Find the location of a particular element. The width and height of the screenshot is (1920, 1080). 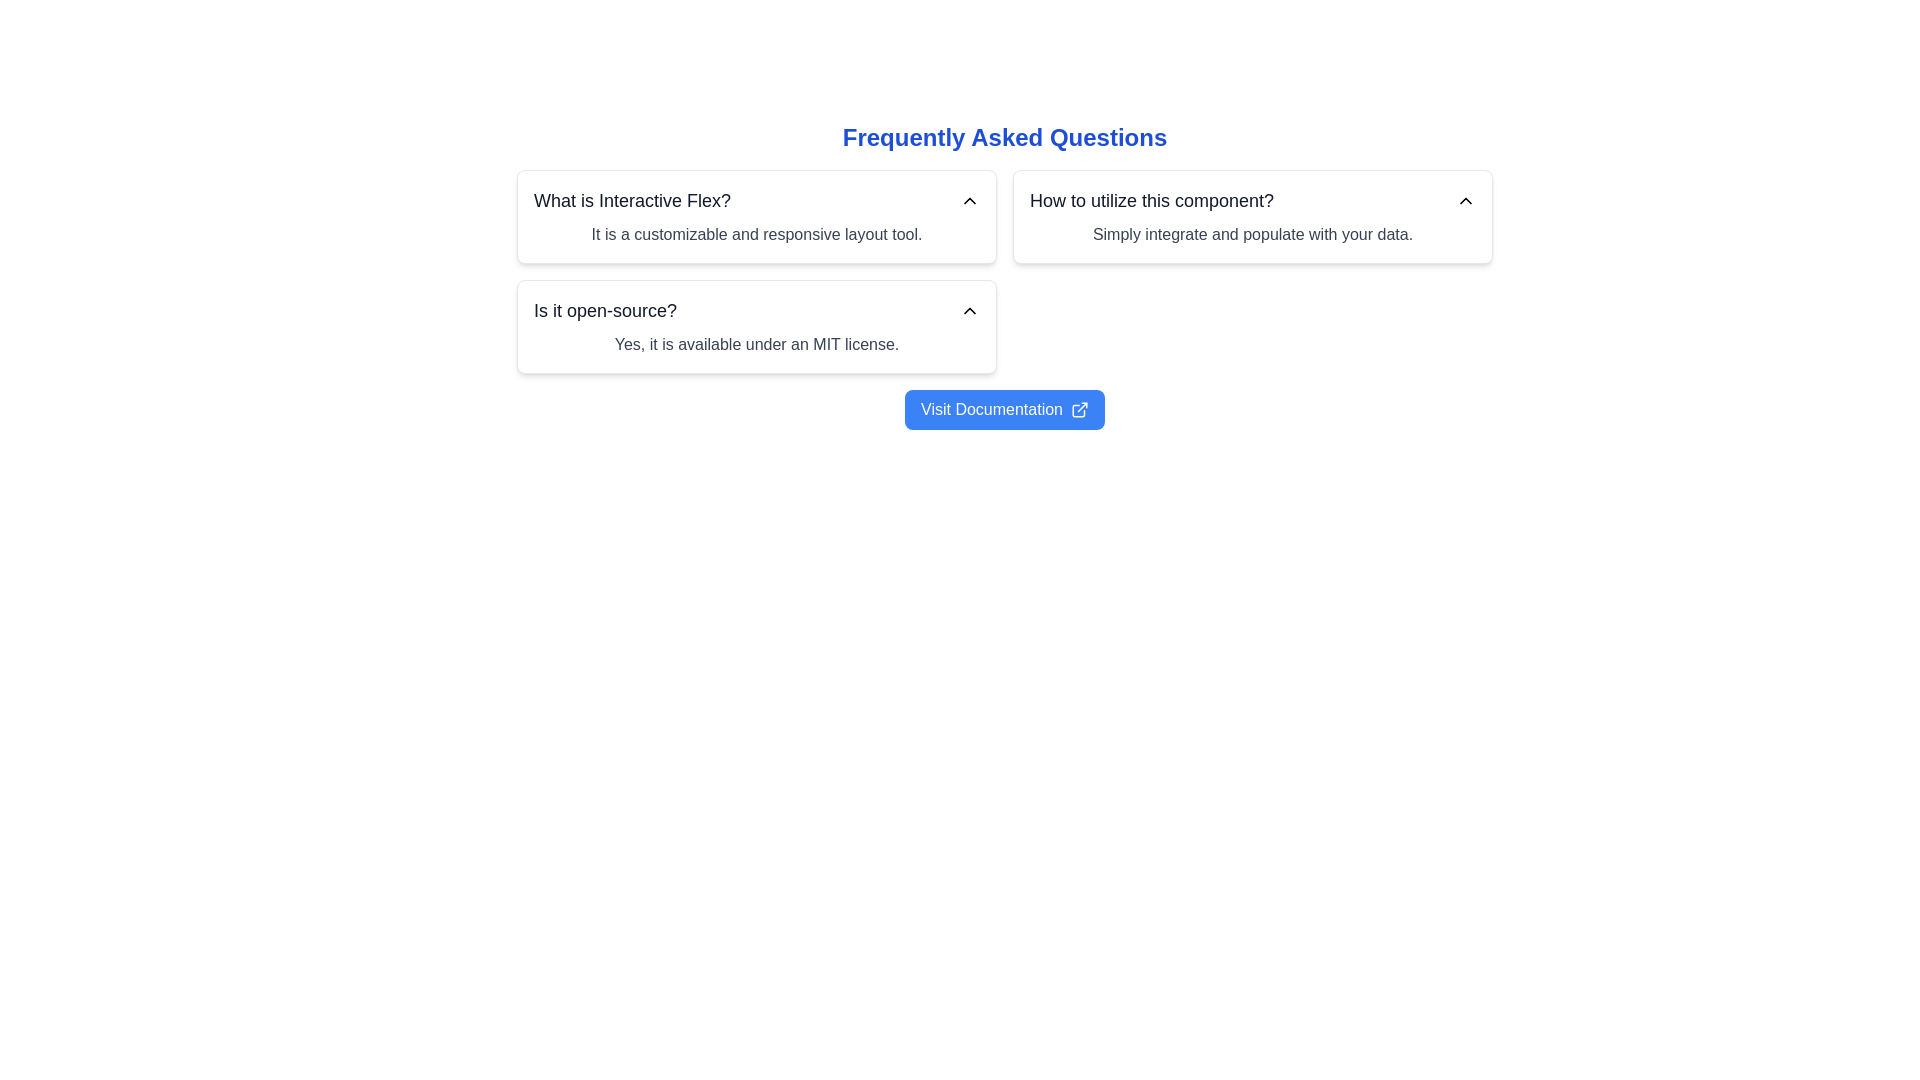

the upward-pointing chevron icon next to the text 'What is Interactive Flex?' is located at coordinates (969, 200).